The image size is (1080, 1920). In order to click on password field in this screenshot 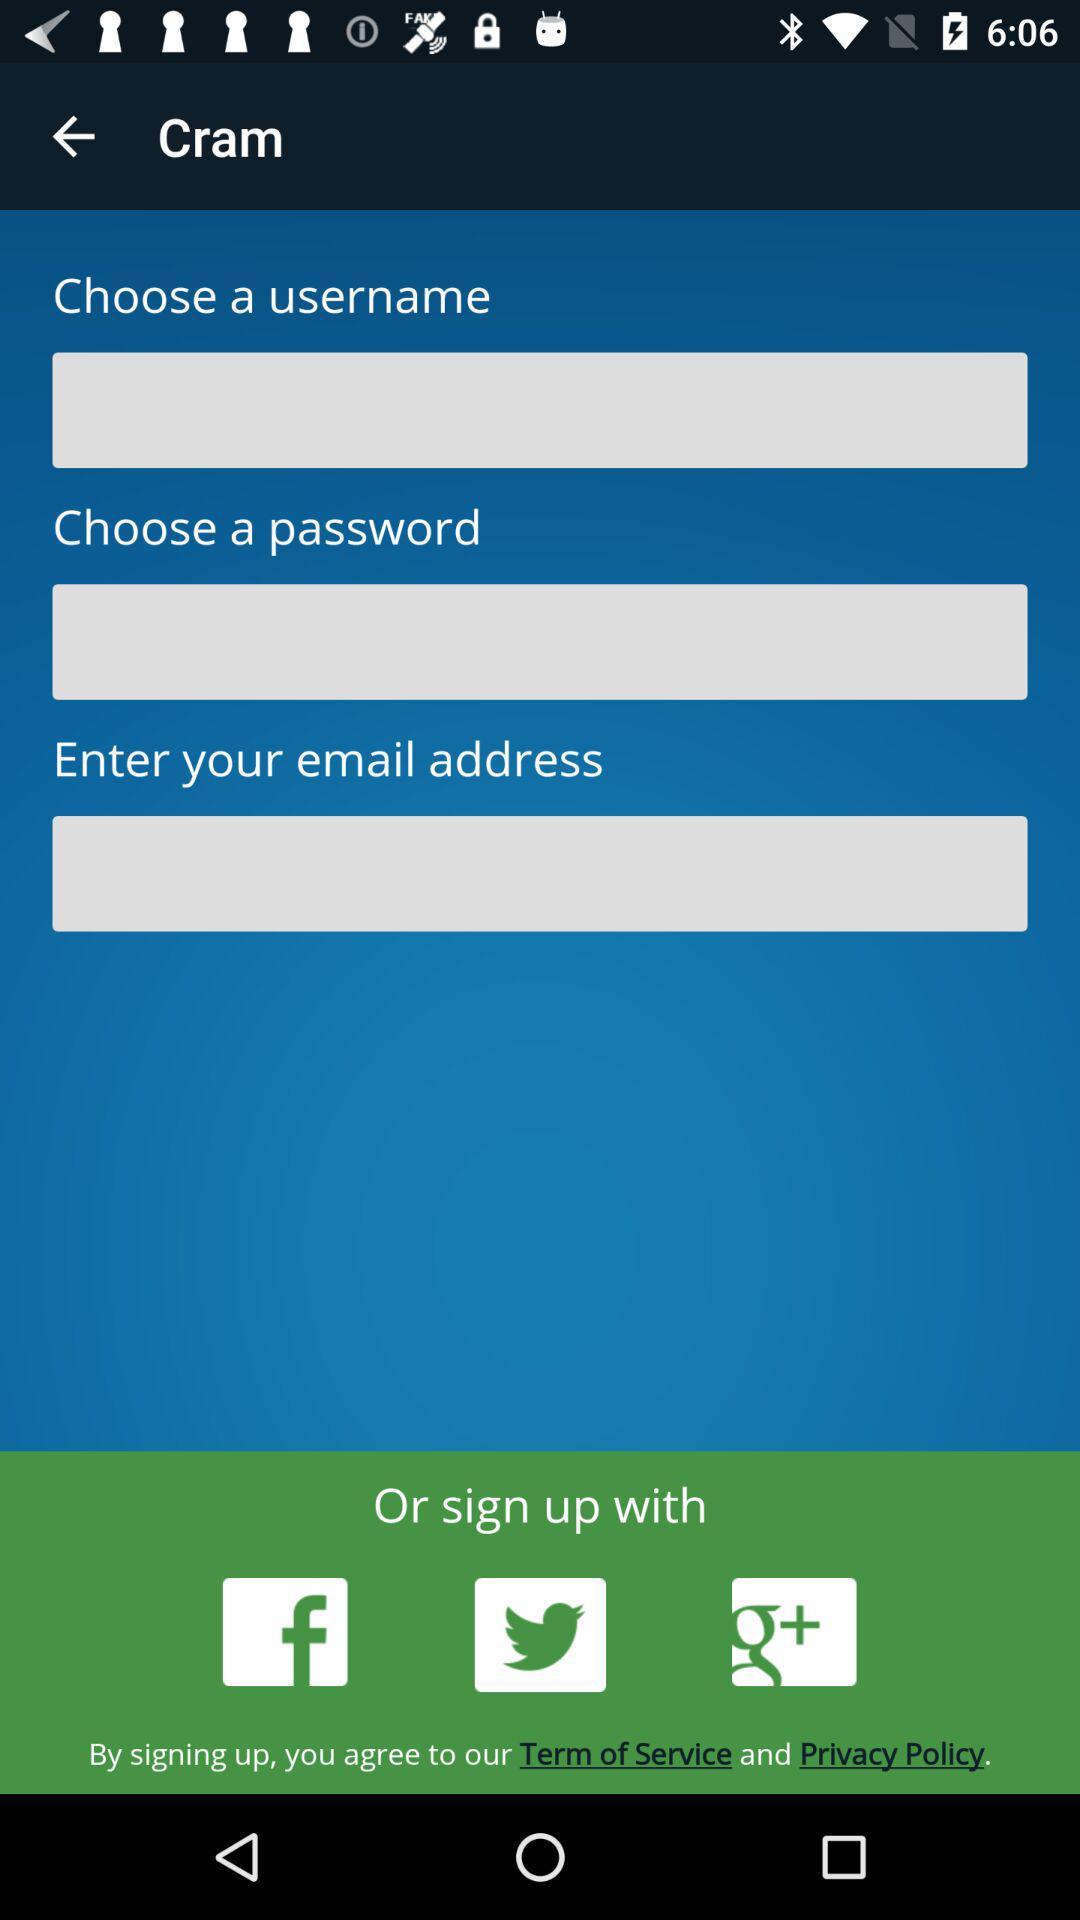, I will do `click(540, 642)`.